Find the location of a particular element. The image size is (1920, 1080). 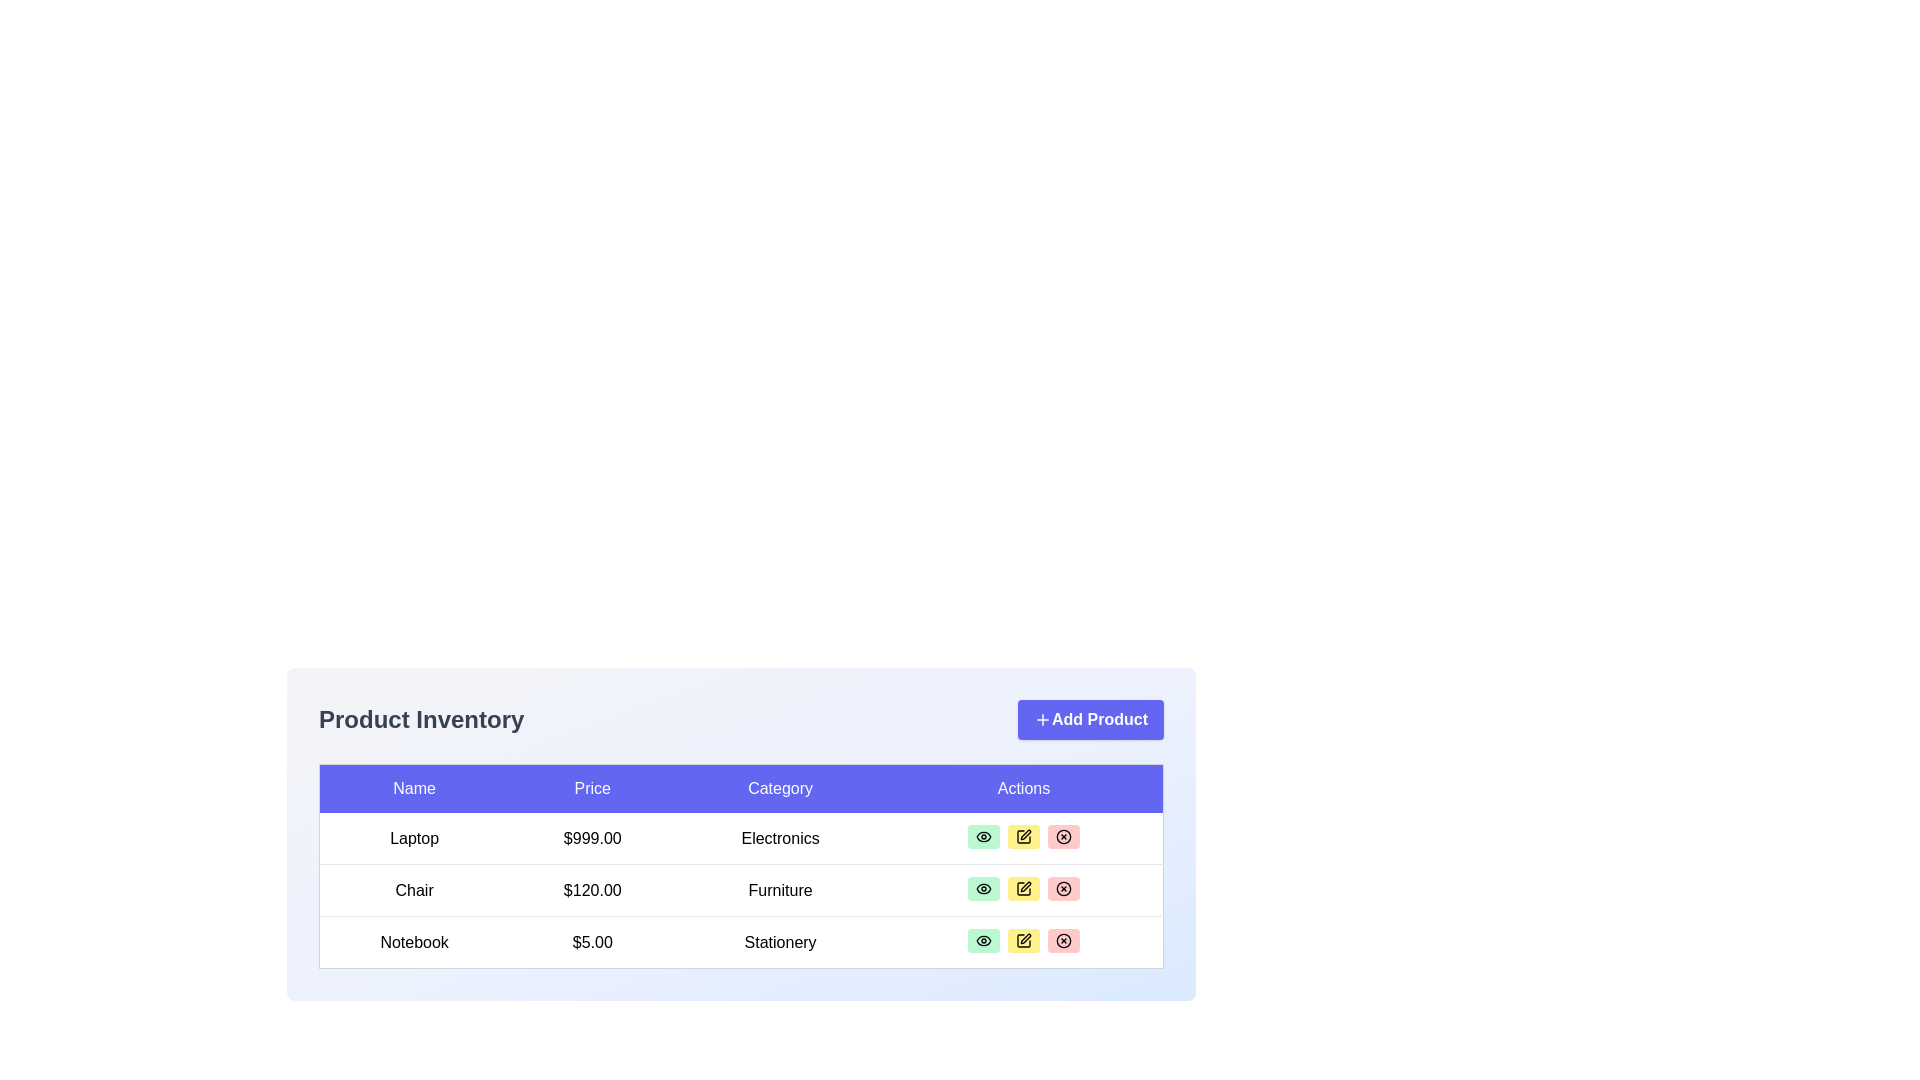

the static text label displaying 'Product Inventory', which is in a bold, large gray font located prominently at the top-left corner of the section is located at coordinates (420, 720).